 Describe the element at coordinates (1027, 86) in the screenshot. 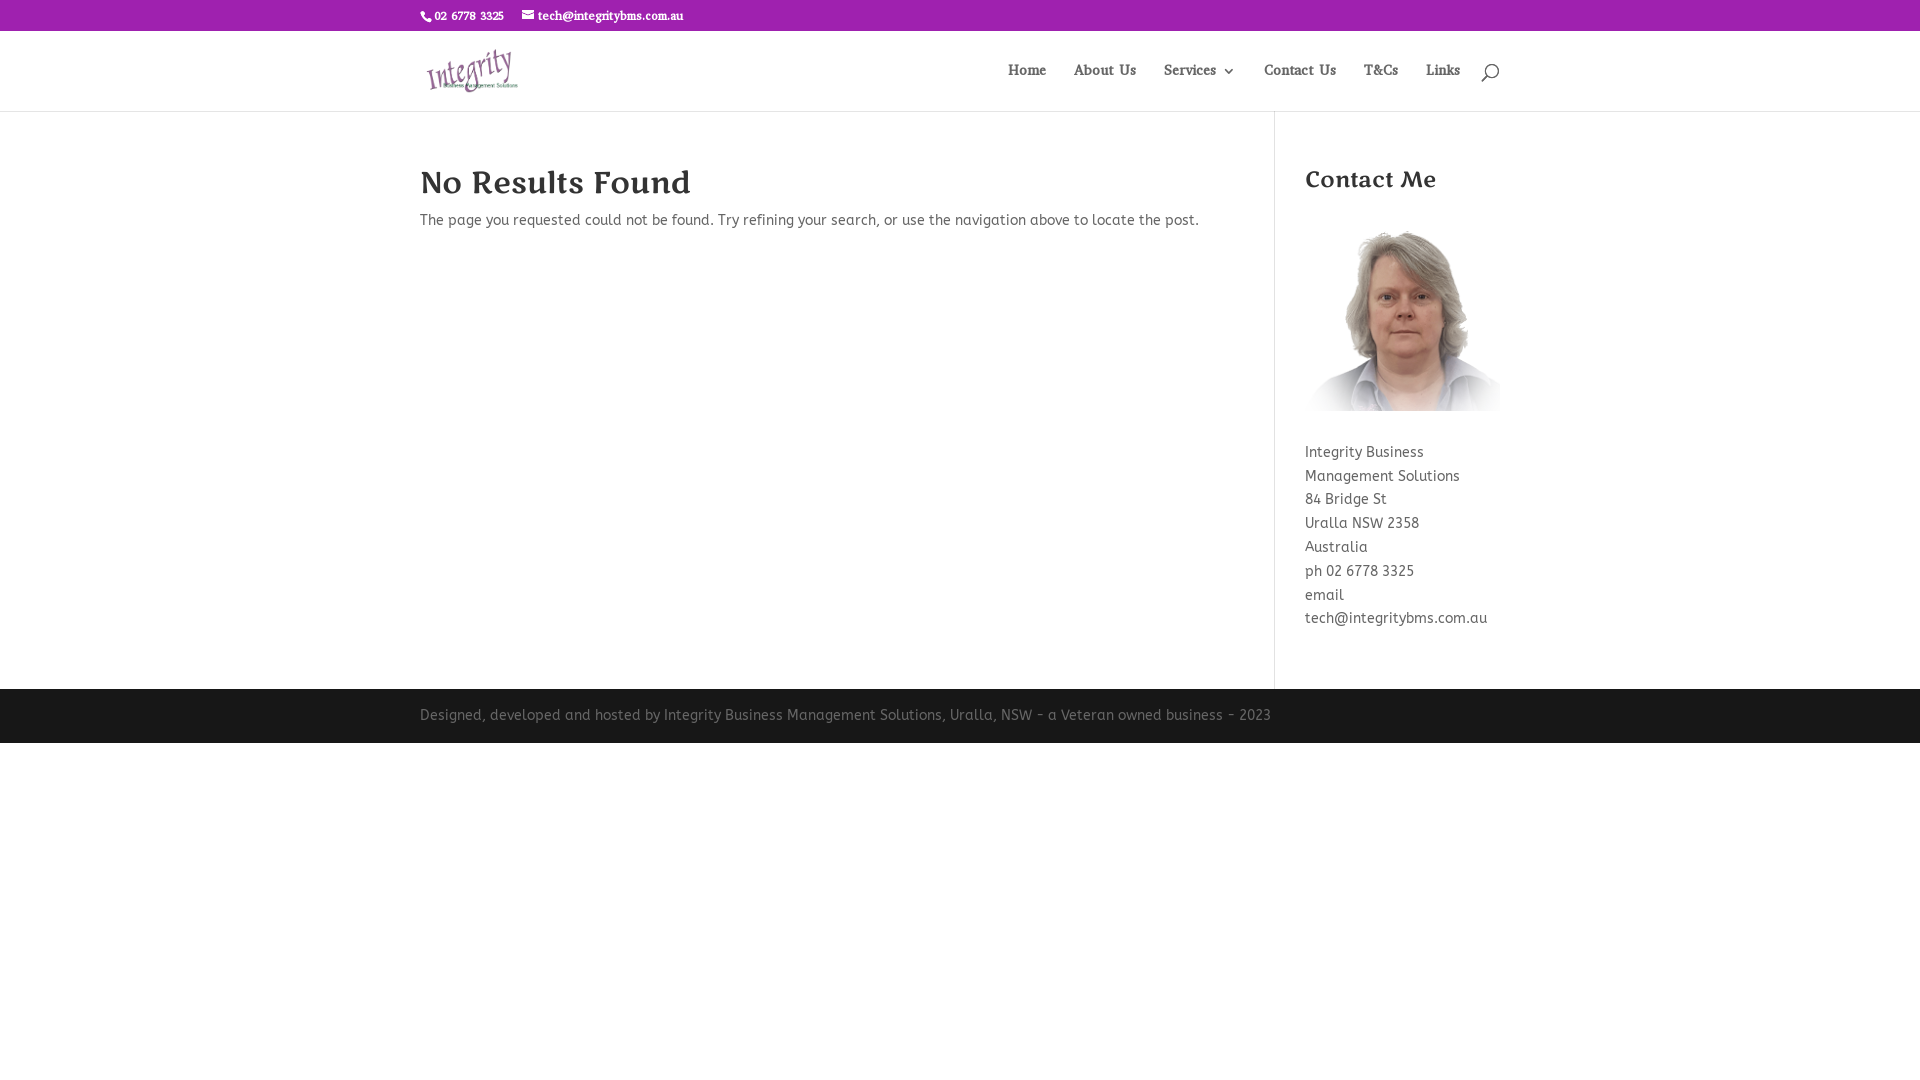

I see `'Home'` at that location.